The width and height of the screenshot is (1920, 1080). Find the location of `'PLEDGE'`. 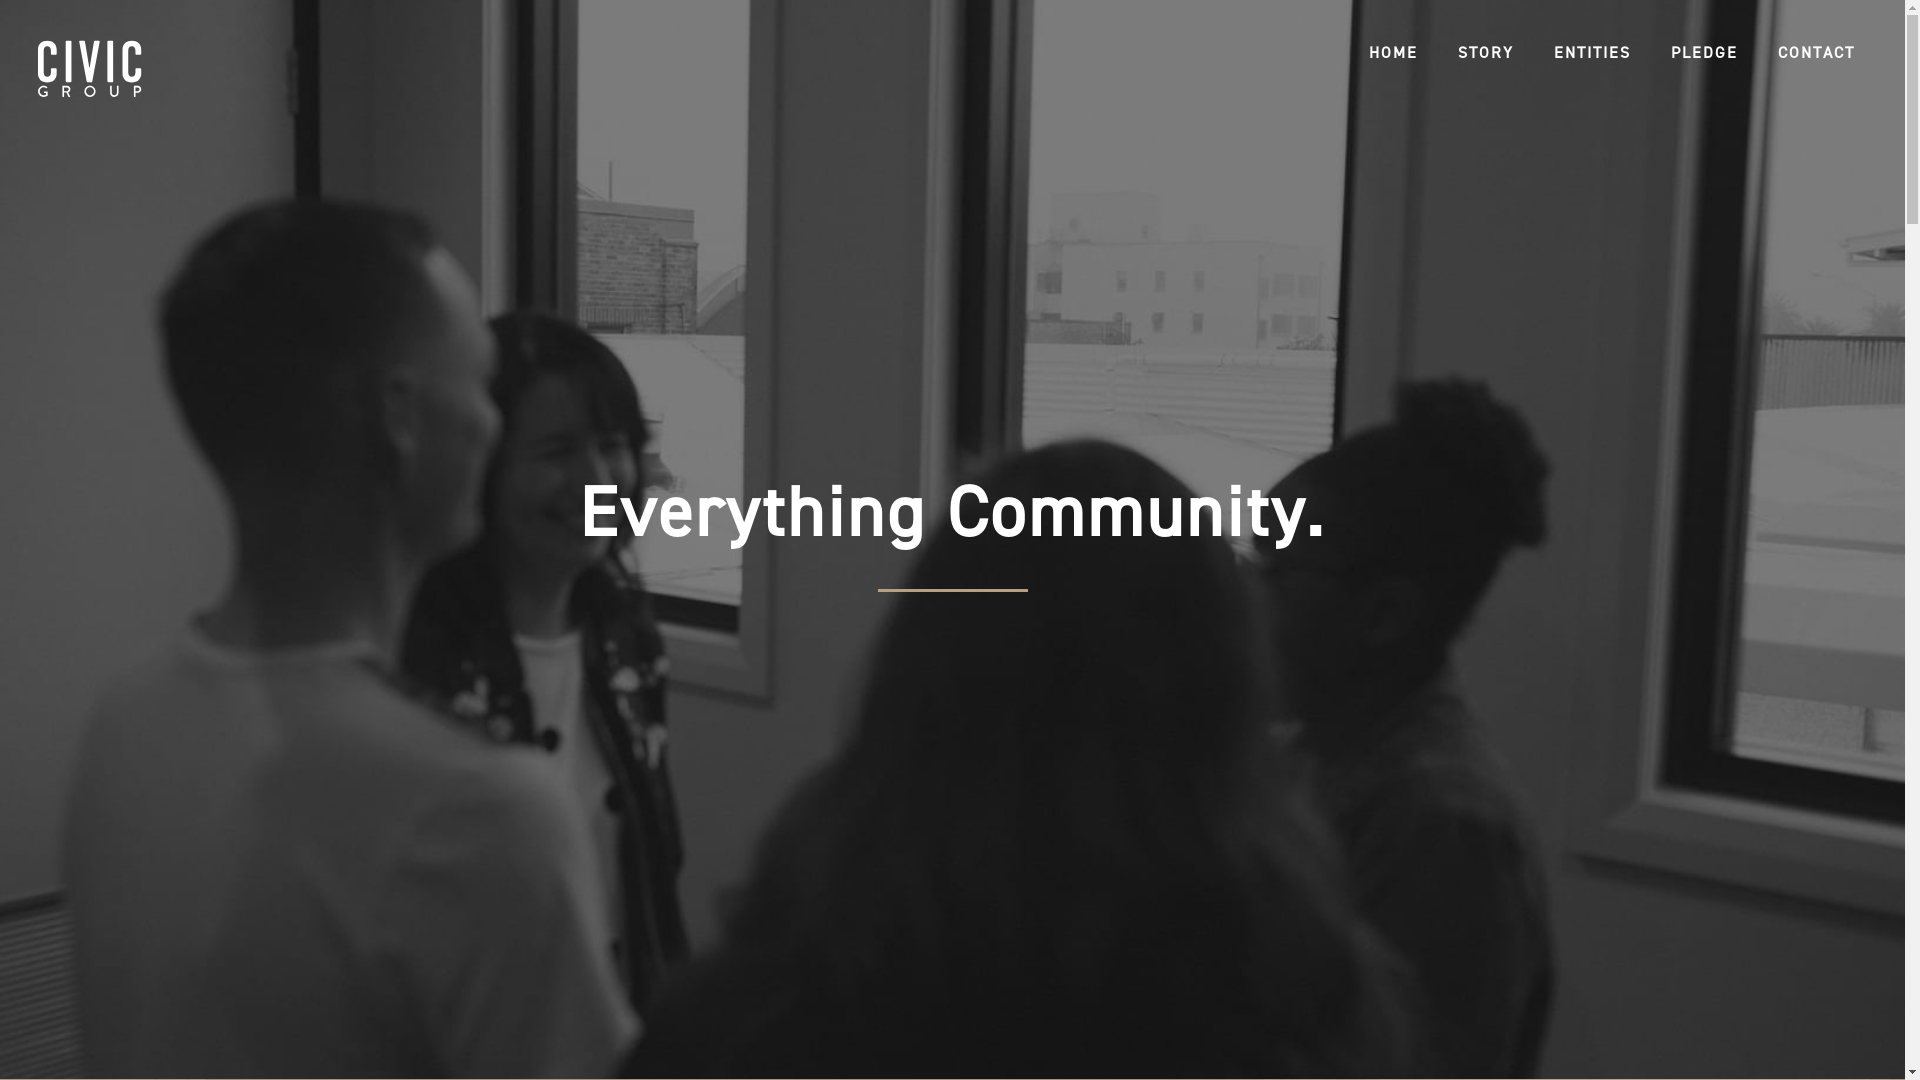

'PLEDGE' is located at coordinates (1703, 52).